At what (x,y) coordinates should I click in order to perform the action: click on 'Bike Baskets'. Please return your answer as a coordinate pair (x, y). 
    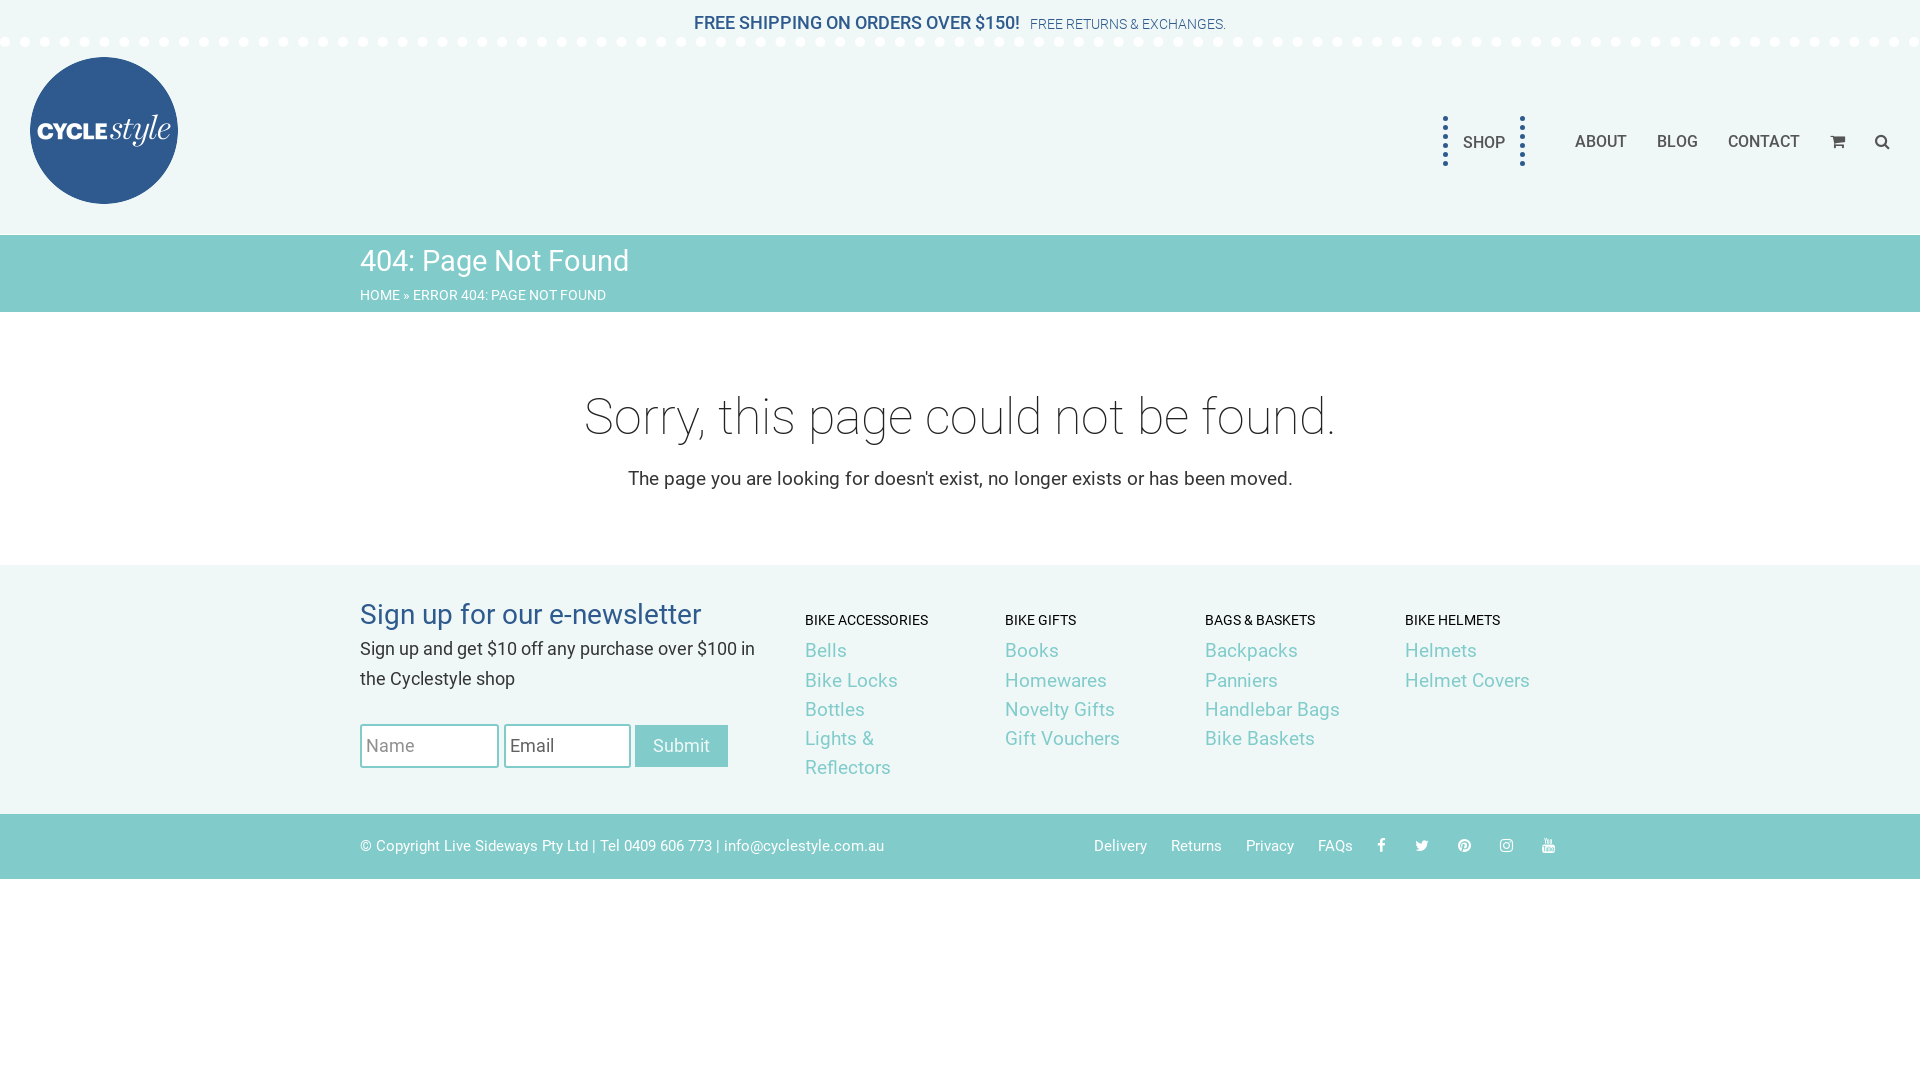
    Looking at the image, I should click on (1258, 738).